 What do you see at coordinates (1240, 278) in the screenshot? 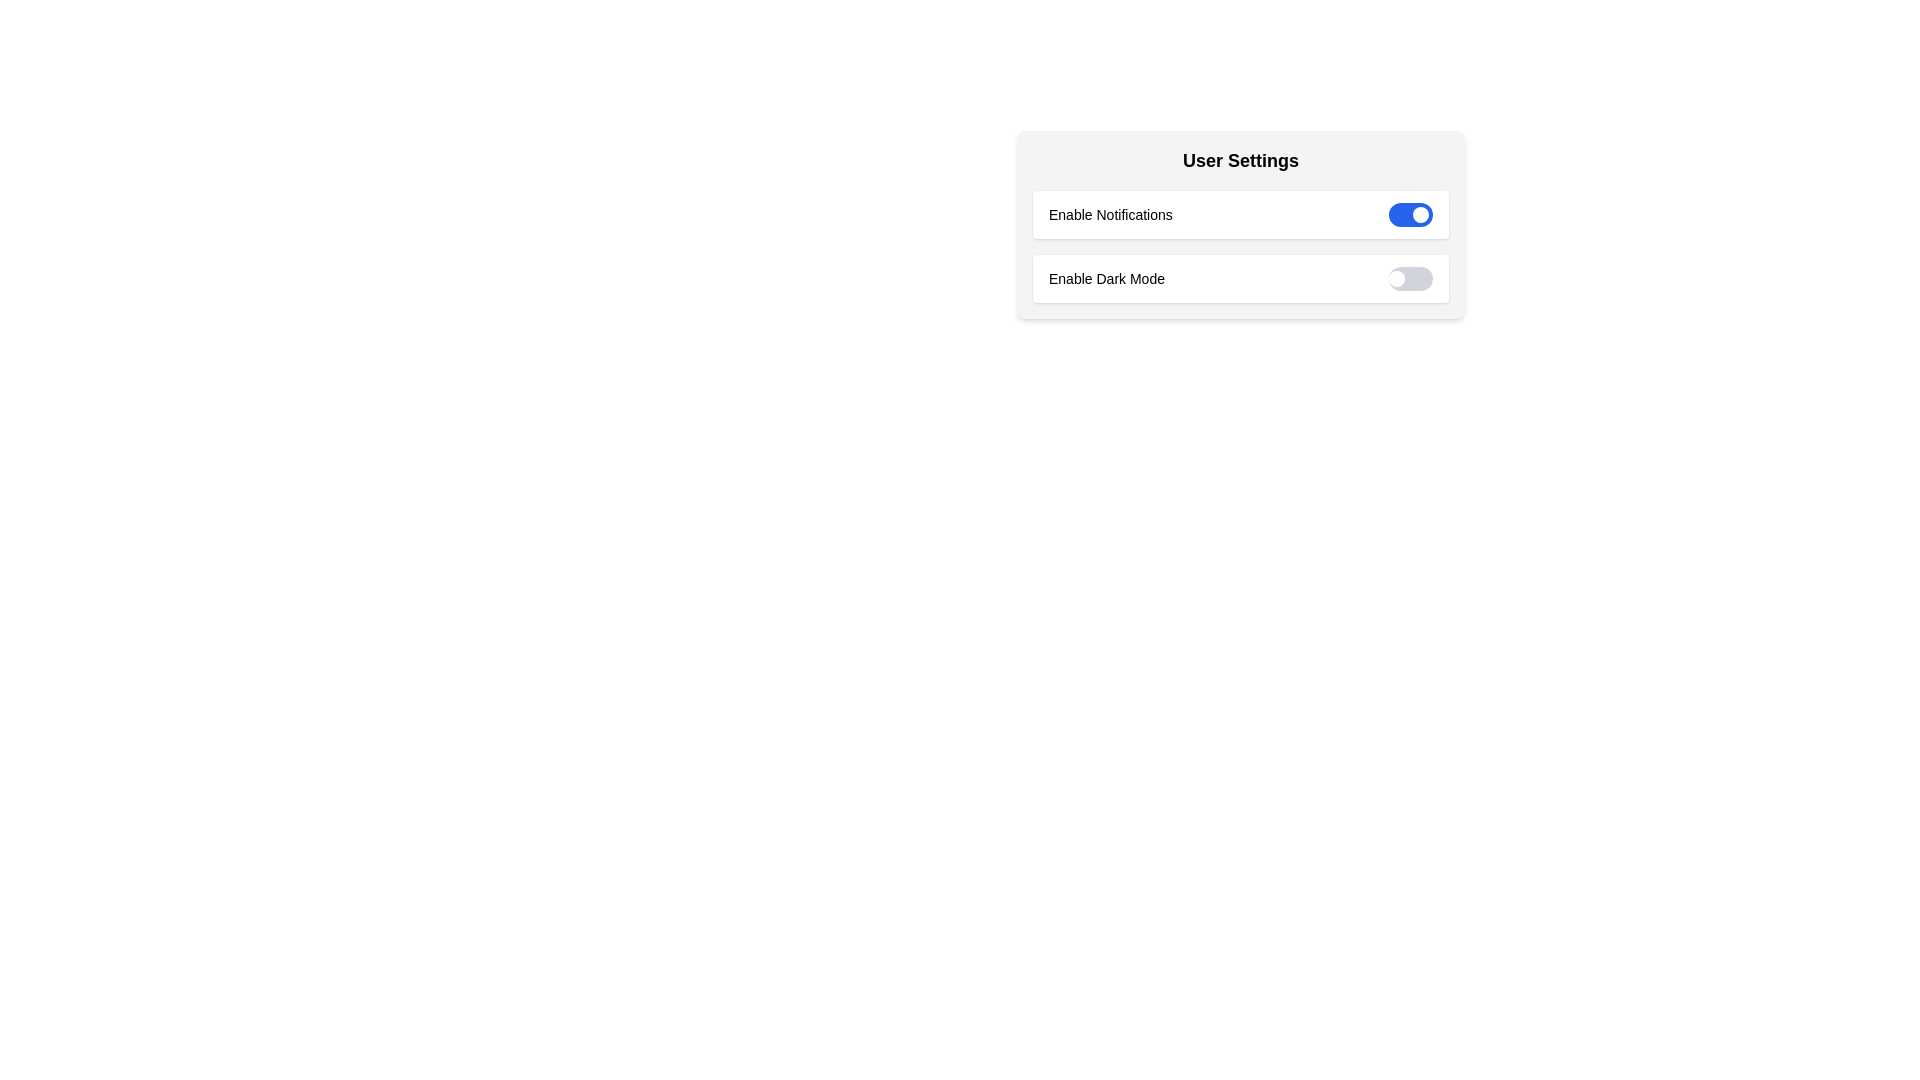
I see `the toggle switch in the User Settings to change its state for dark mode functionality` at bounding box center [1240, 278].